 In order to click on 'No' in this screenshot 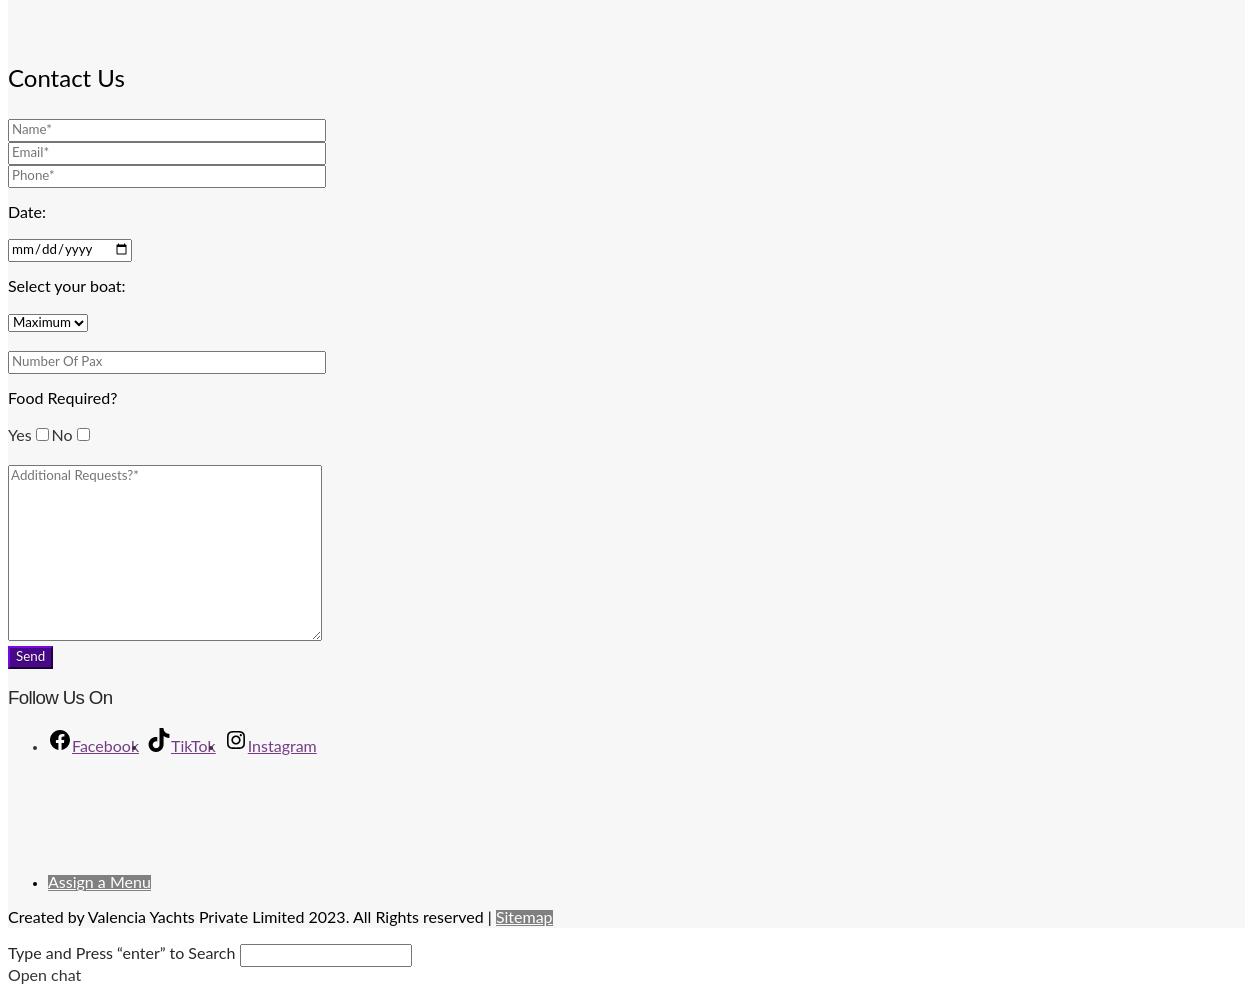, I will do `click(61, 434)`.